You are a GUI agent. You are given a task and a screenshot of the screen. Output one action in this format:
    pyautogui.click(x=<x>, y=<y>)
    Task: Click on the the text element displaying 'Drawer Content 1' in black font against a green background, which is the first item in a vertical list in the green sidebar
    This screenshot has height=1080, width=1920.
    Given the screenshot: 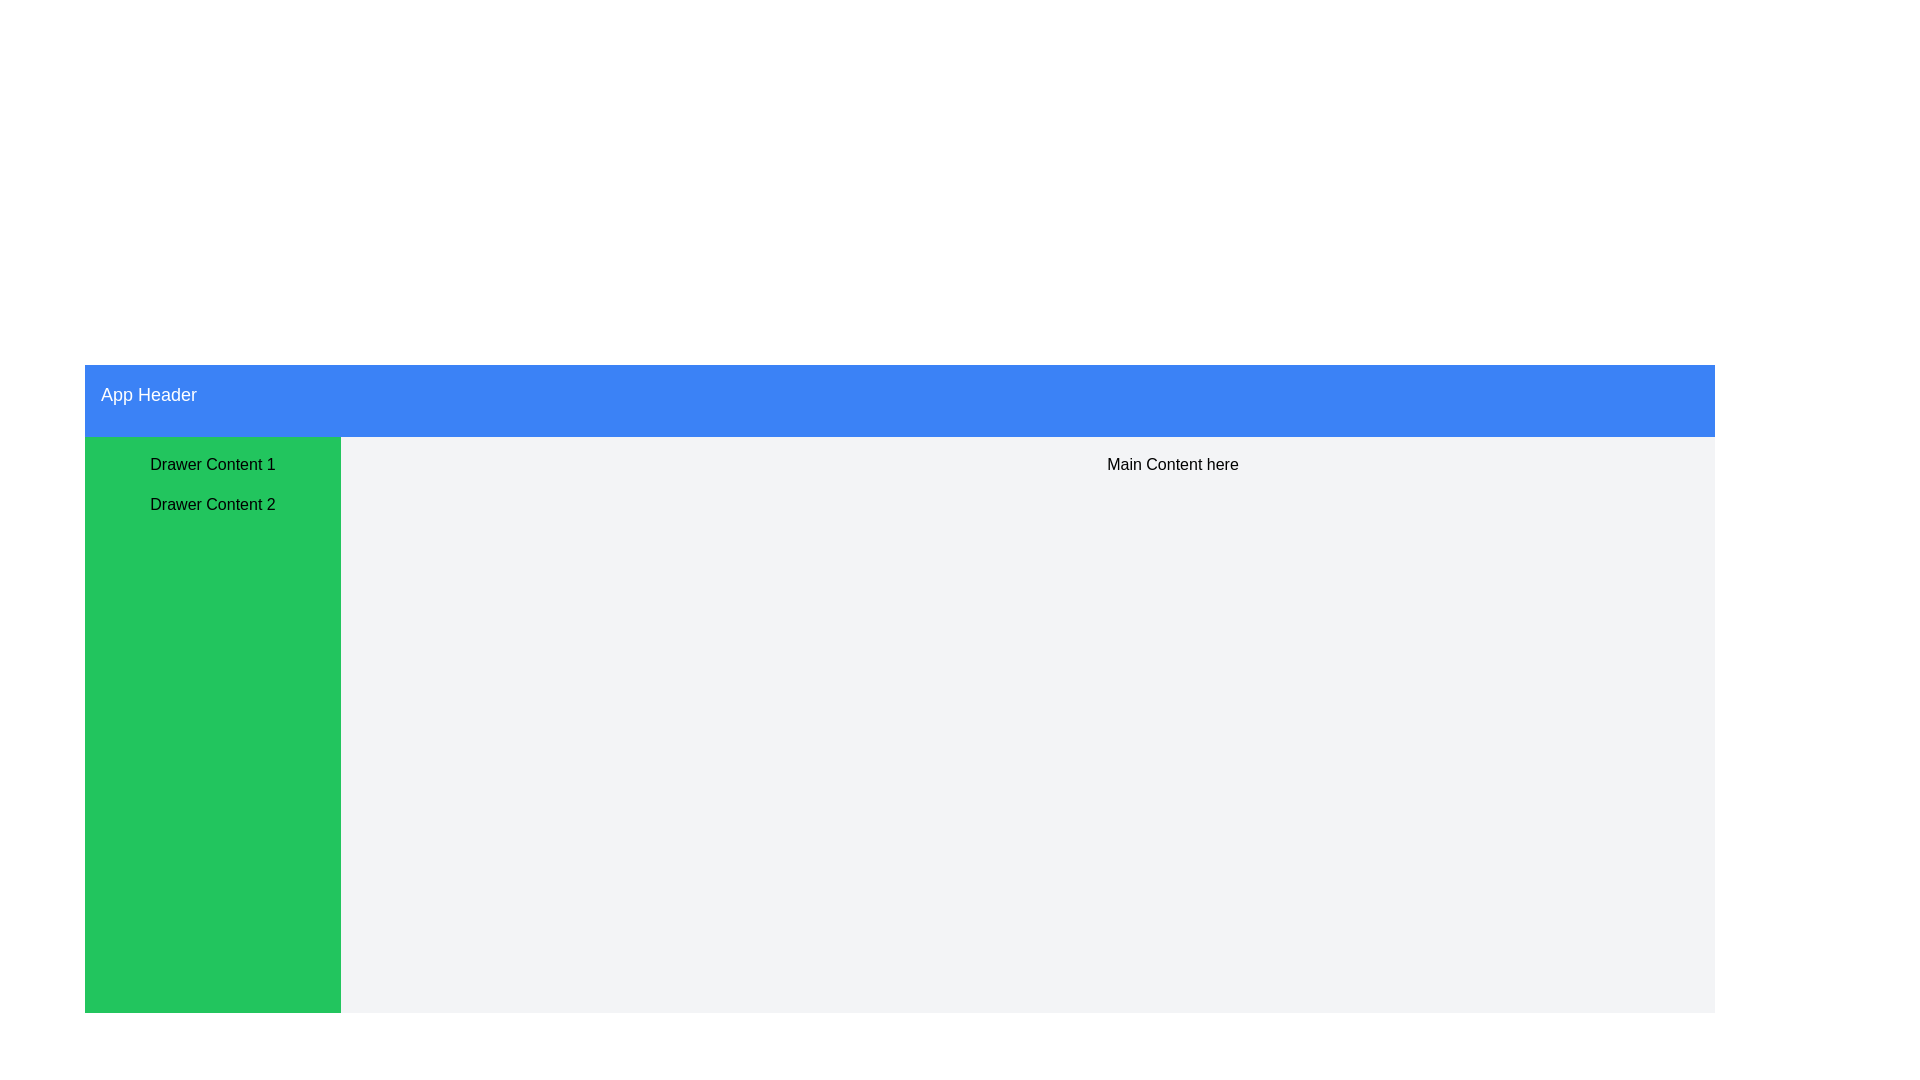 What is the action you would take?
    pyautogui.click(x=212, y=465)
    